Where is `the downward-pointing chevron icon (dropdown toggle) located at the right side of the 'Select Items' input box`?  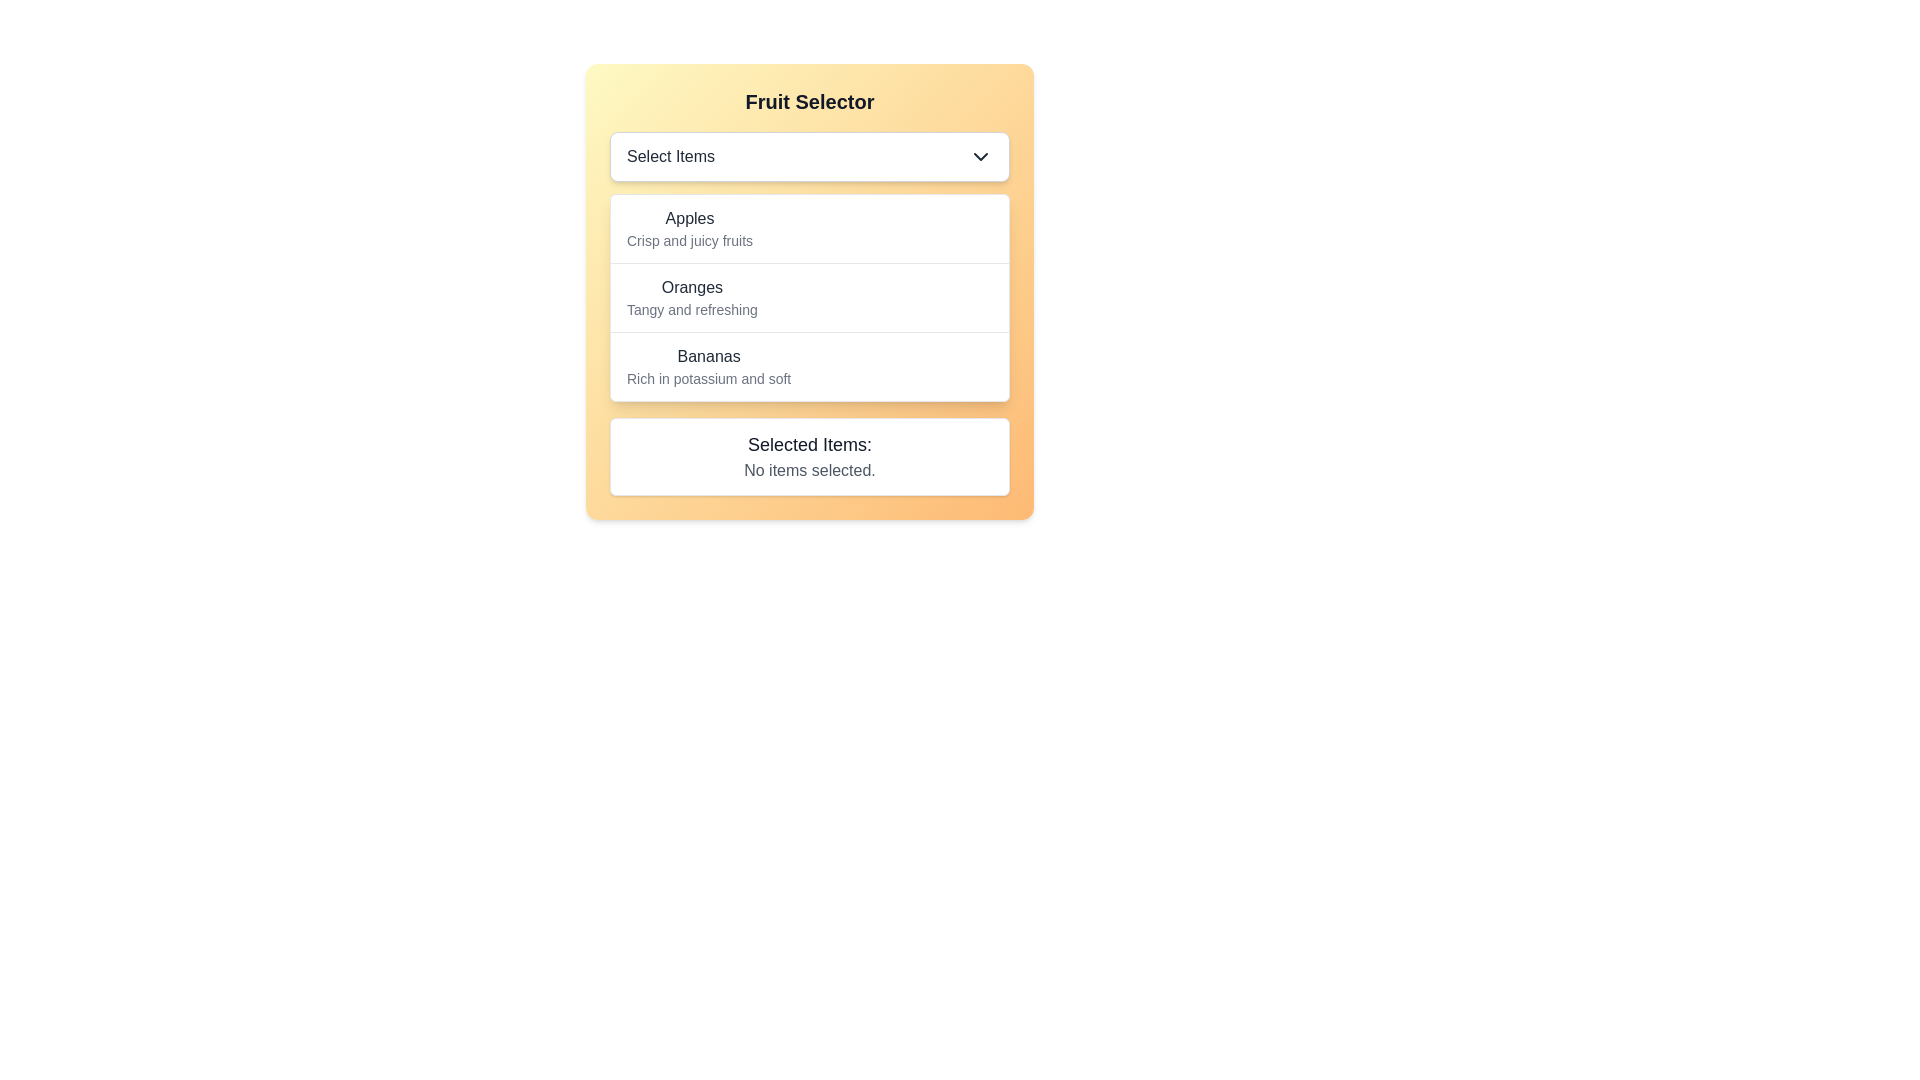
the downward-pointing chevron icon (dropdown toggle) located at the right side of the 'Select Items' input box is located at coordinates (980, 156).